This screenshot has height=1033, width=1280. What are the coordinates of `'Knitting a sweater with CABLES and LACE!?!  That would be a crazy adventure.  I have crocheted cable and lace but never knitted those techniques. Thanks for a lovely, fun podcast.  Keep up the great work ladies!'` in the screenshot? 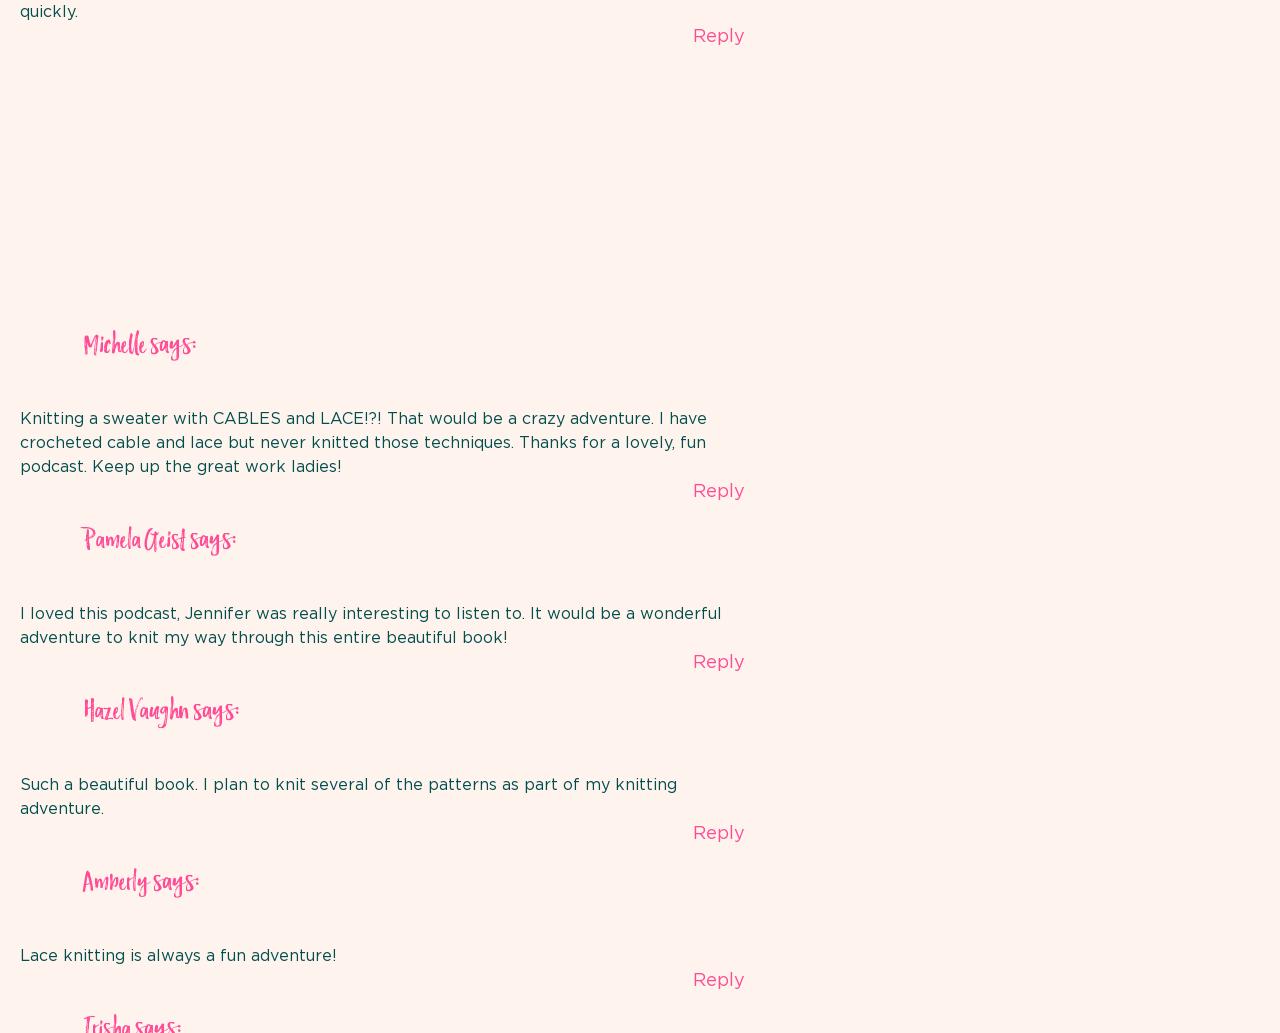 It's located at (19, 442).